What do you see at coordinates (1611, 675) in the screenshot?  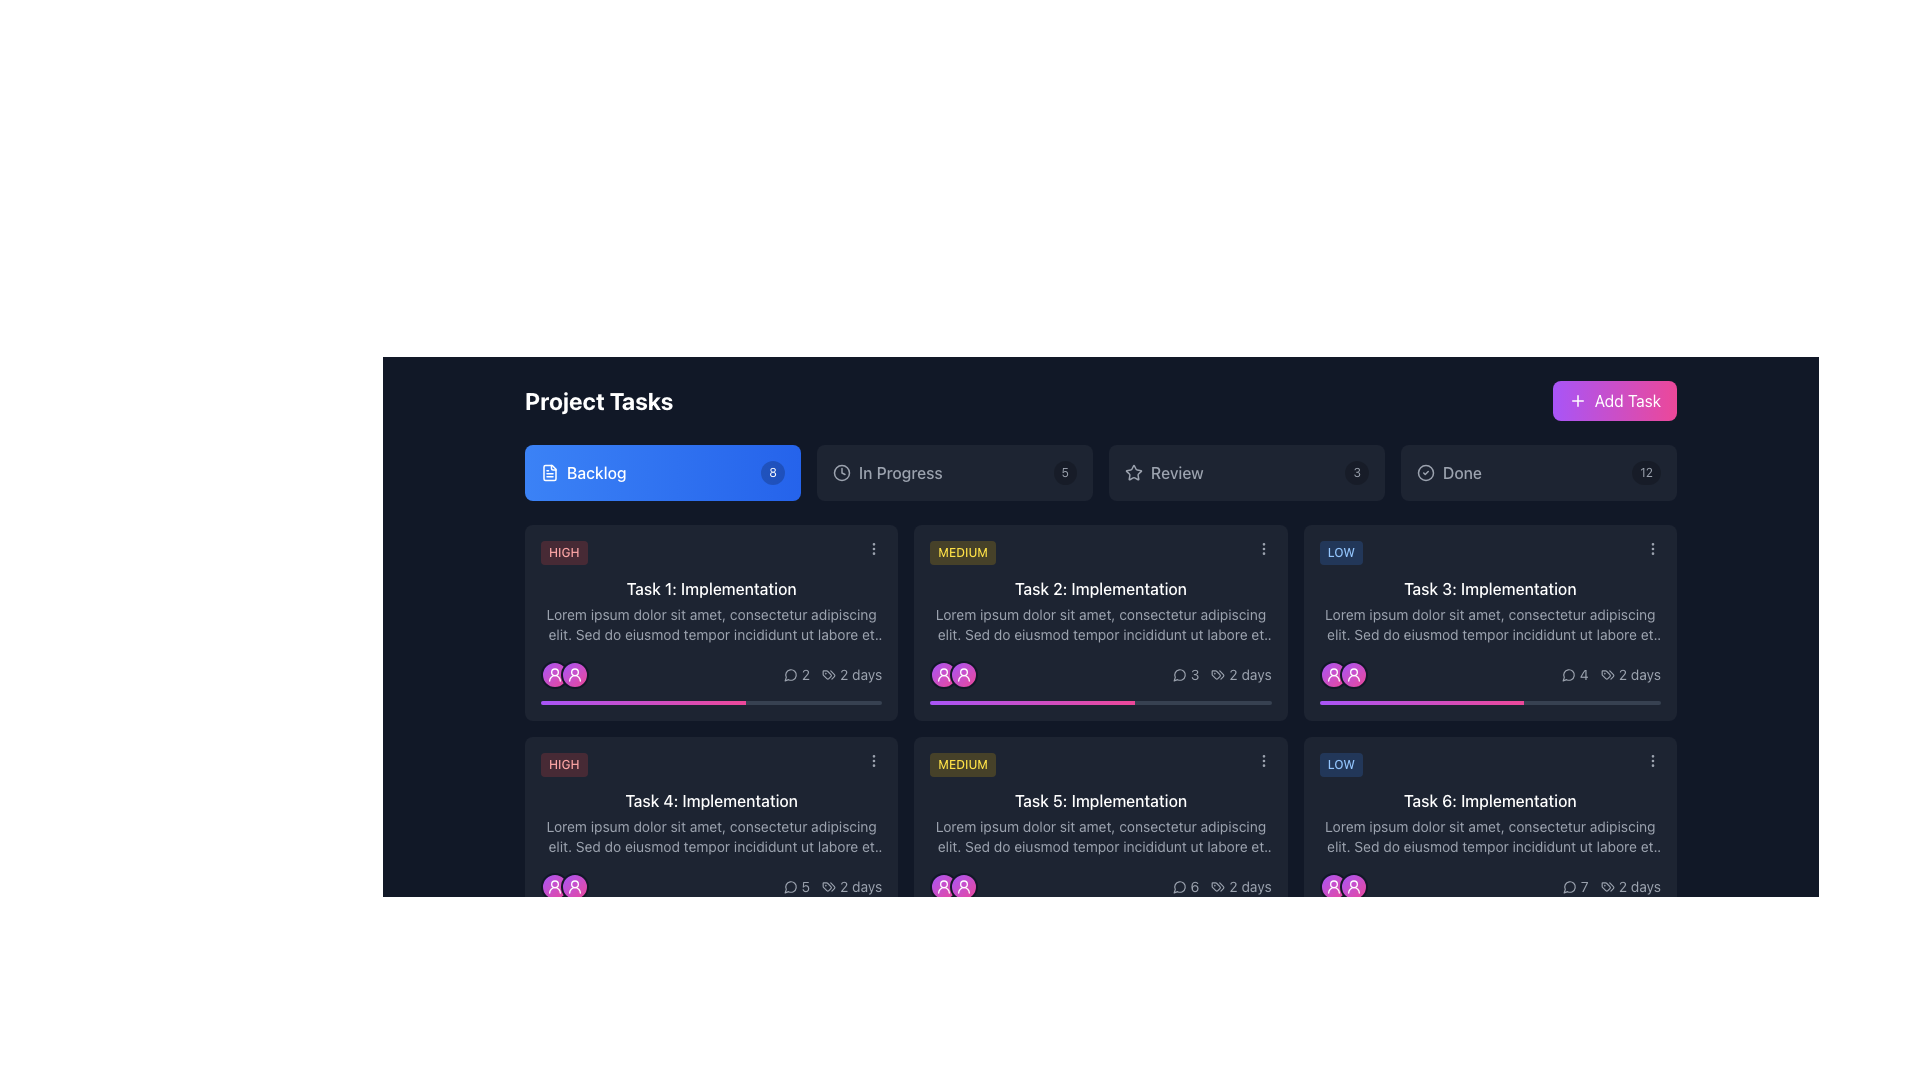 I see `the text label displaying '42 days', which indicates a duration associated with a task or project, located on the right side of a grouping of icons and text labels` at bounding box center [1611, 675].